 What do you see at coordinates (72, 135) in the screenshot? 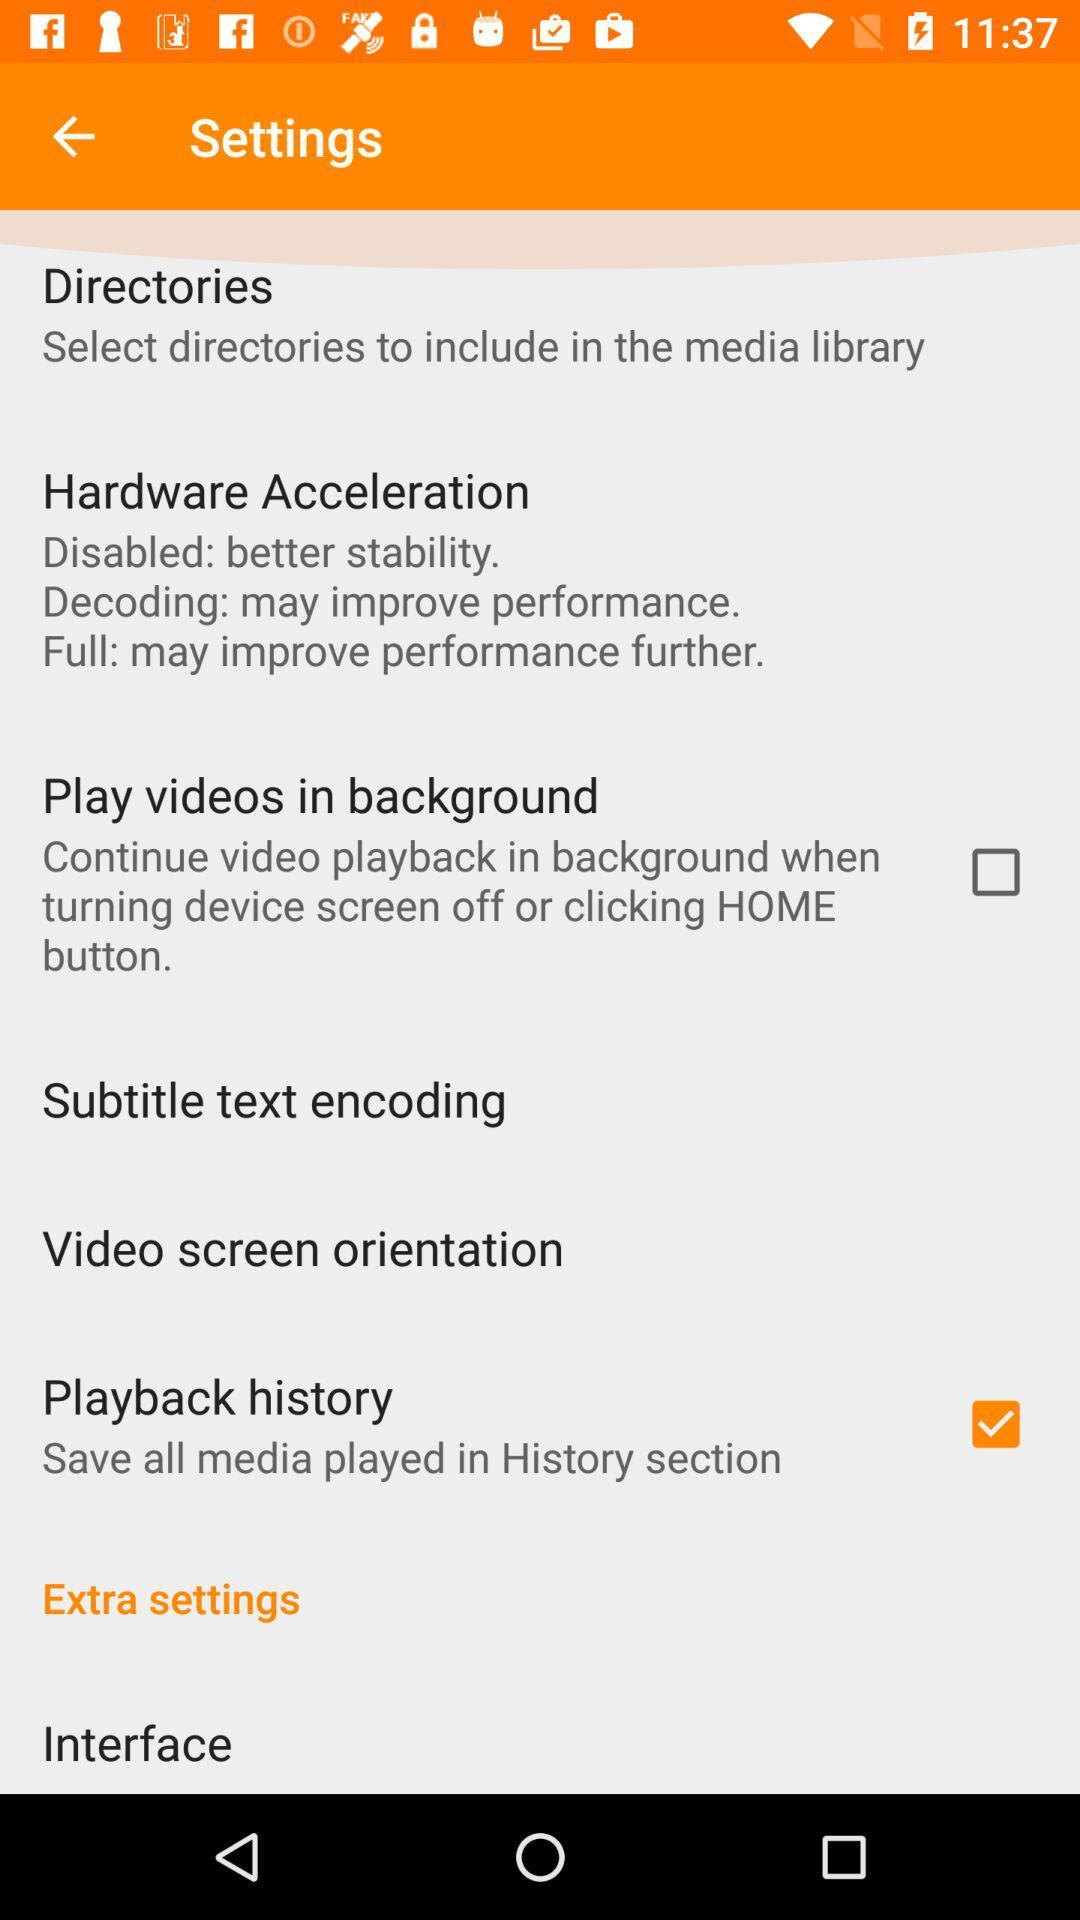
I see `the item to the left of the settings app` at bounding box center [72, 135].